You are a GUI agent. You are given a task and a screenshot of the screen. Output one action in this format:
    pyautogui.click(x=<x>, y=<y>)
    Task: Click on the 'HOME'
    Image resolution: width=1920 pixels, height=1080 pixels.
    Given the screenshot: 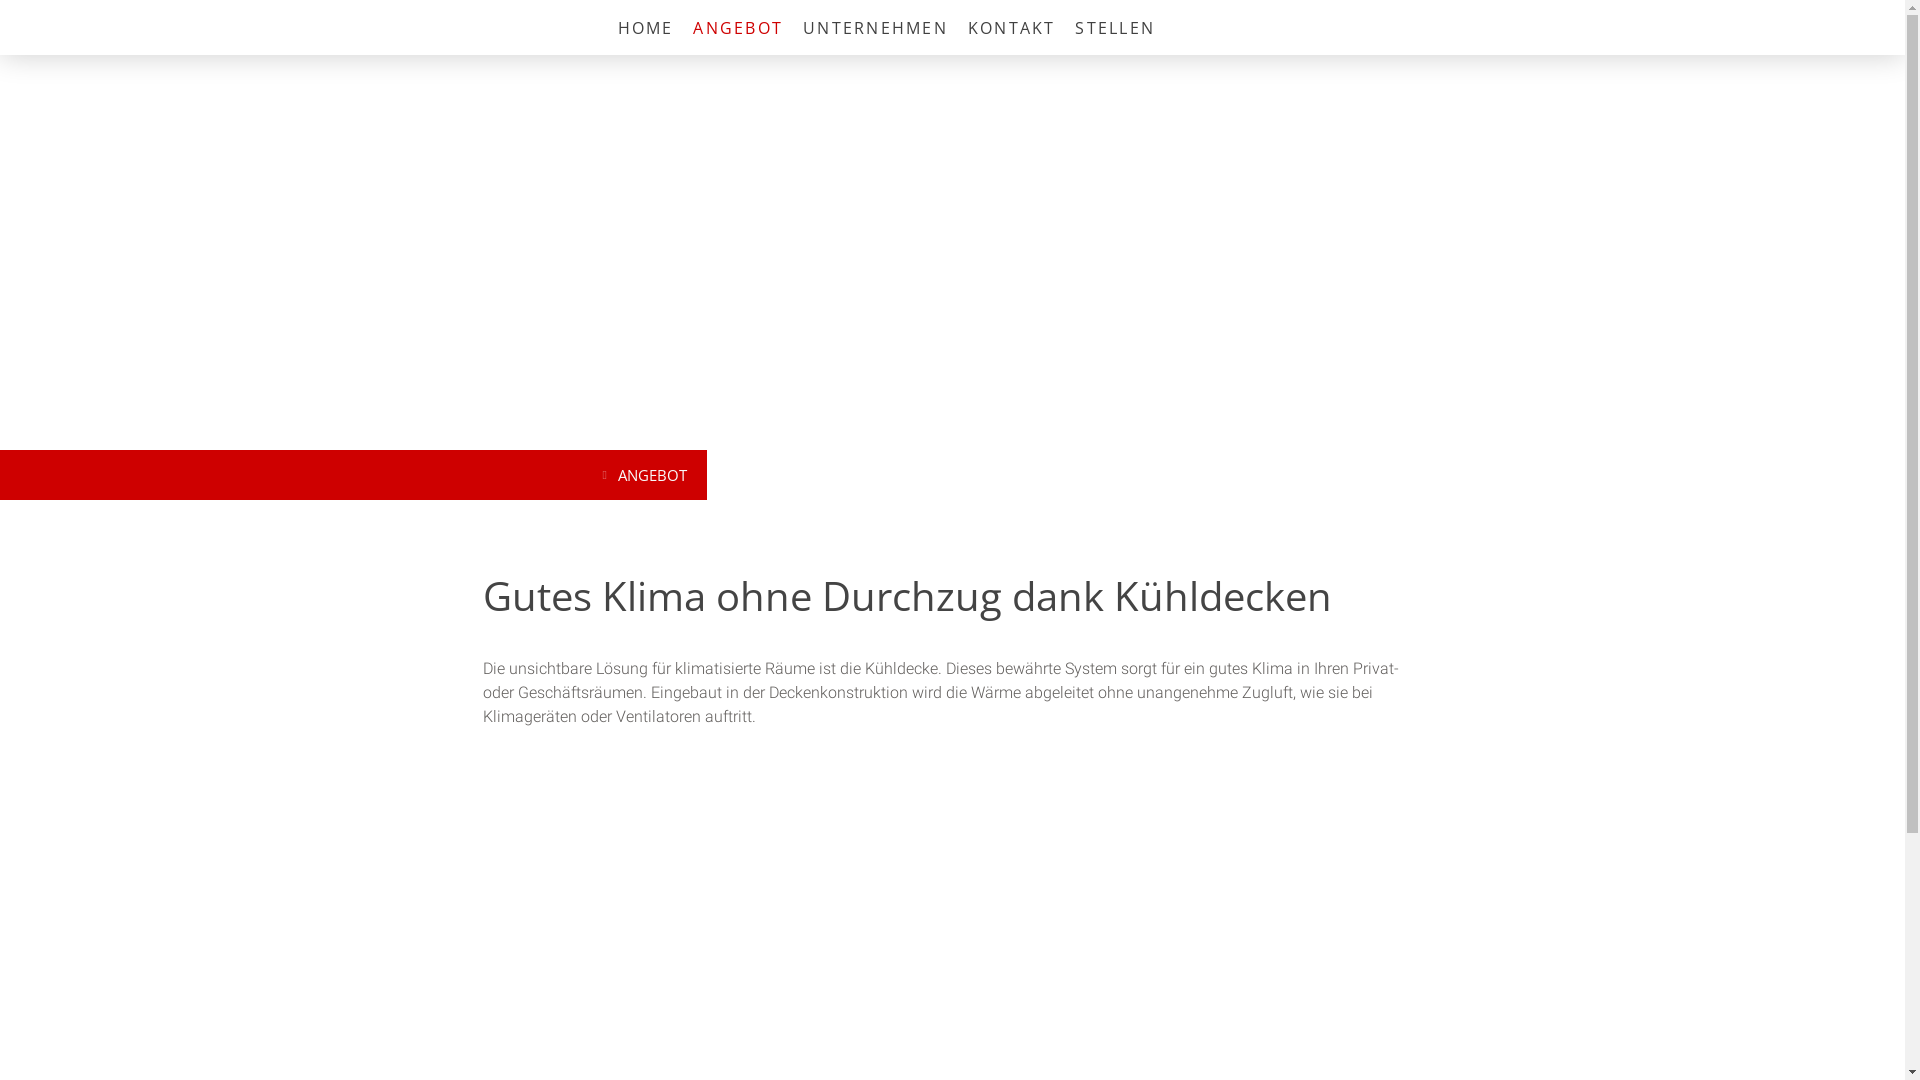 What is the action you would take?
    pyautogui.click(x=646, y=27)
    